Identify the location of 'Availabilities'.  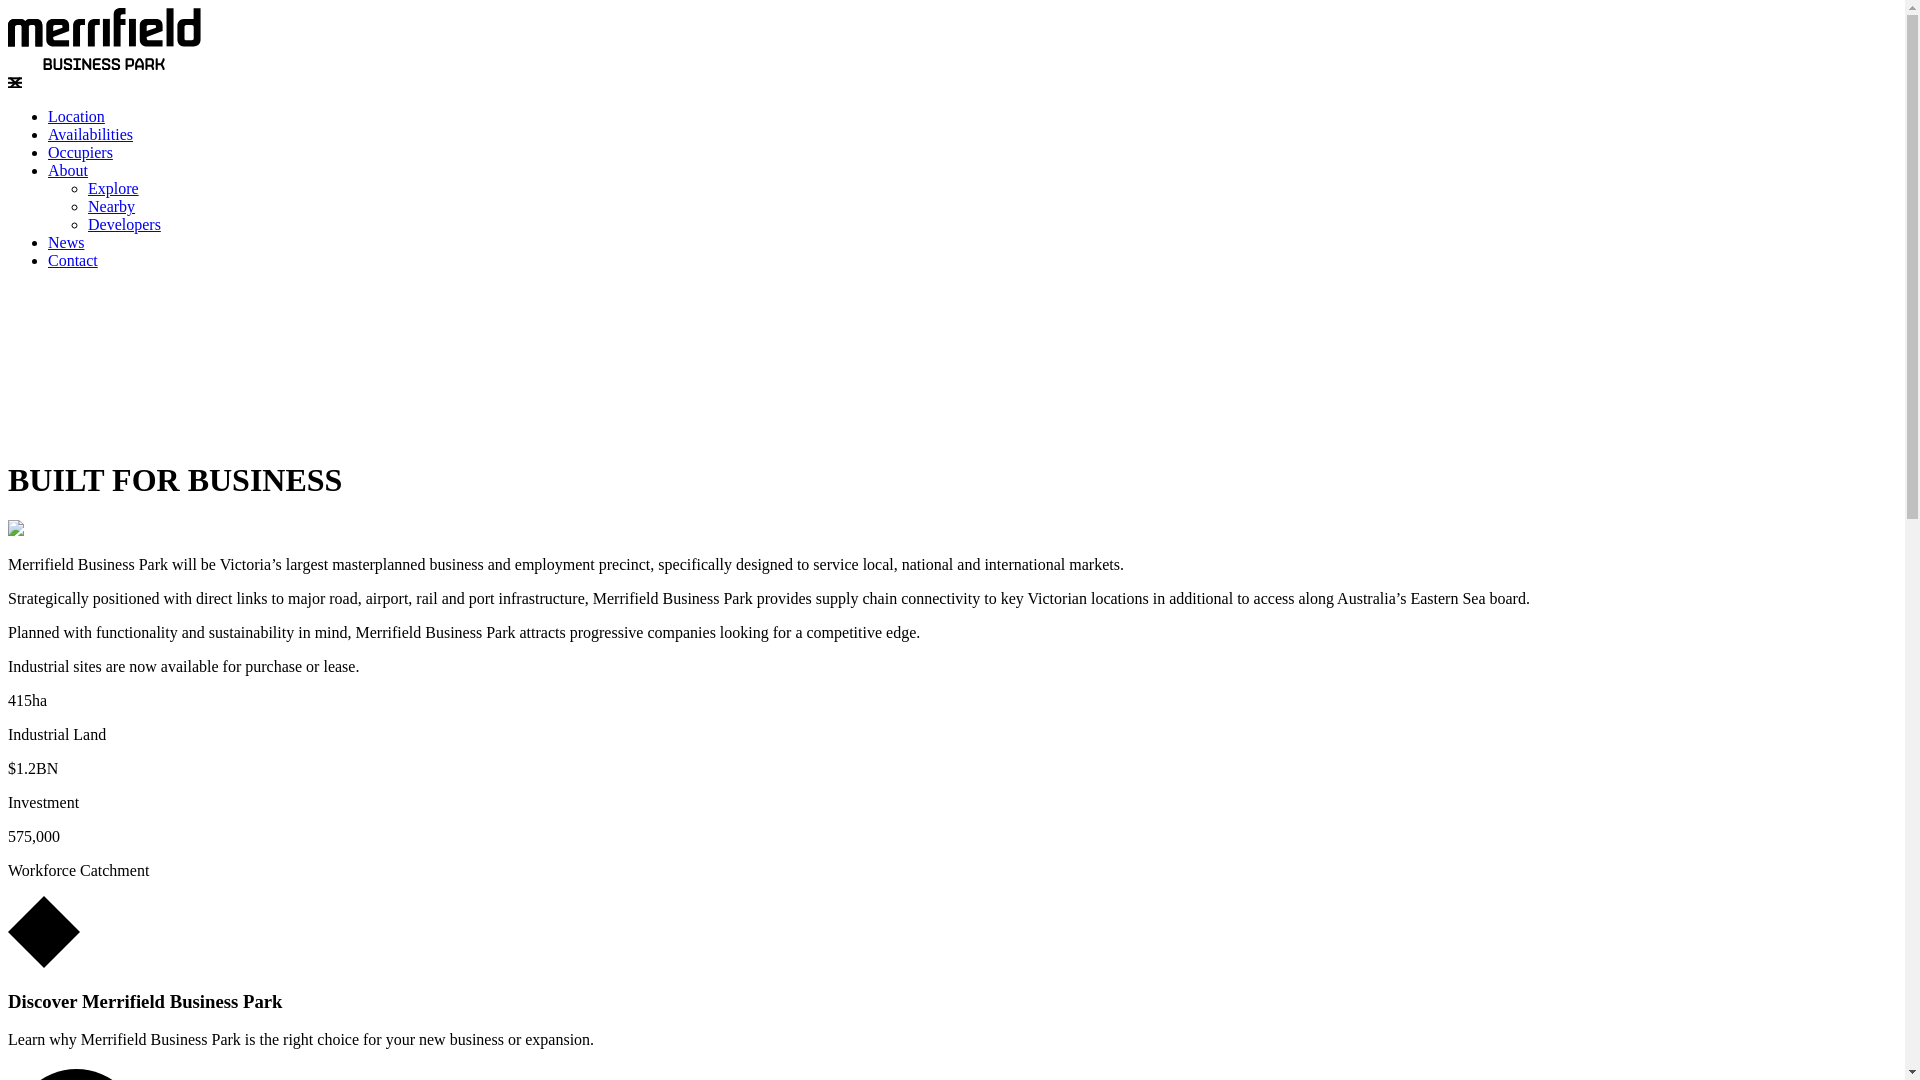
(89, 134).